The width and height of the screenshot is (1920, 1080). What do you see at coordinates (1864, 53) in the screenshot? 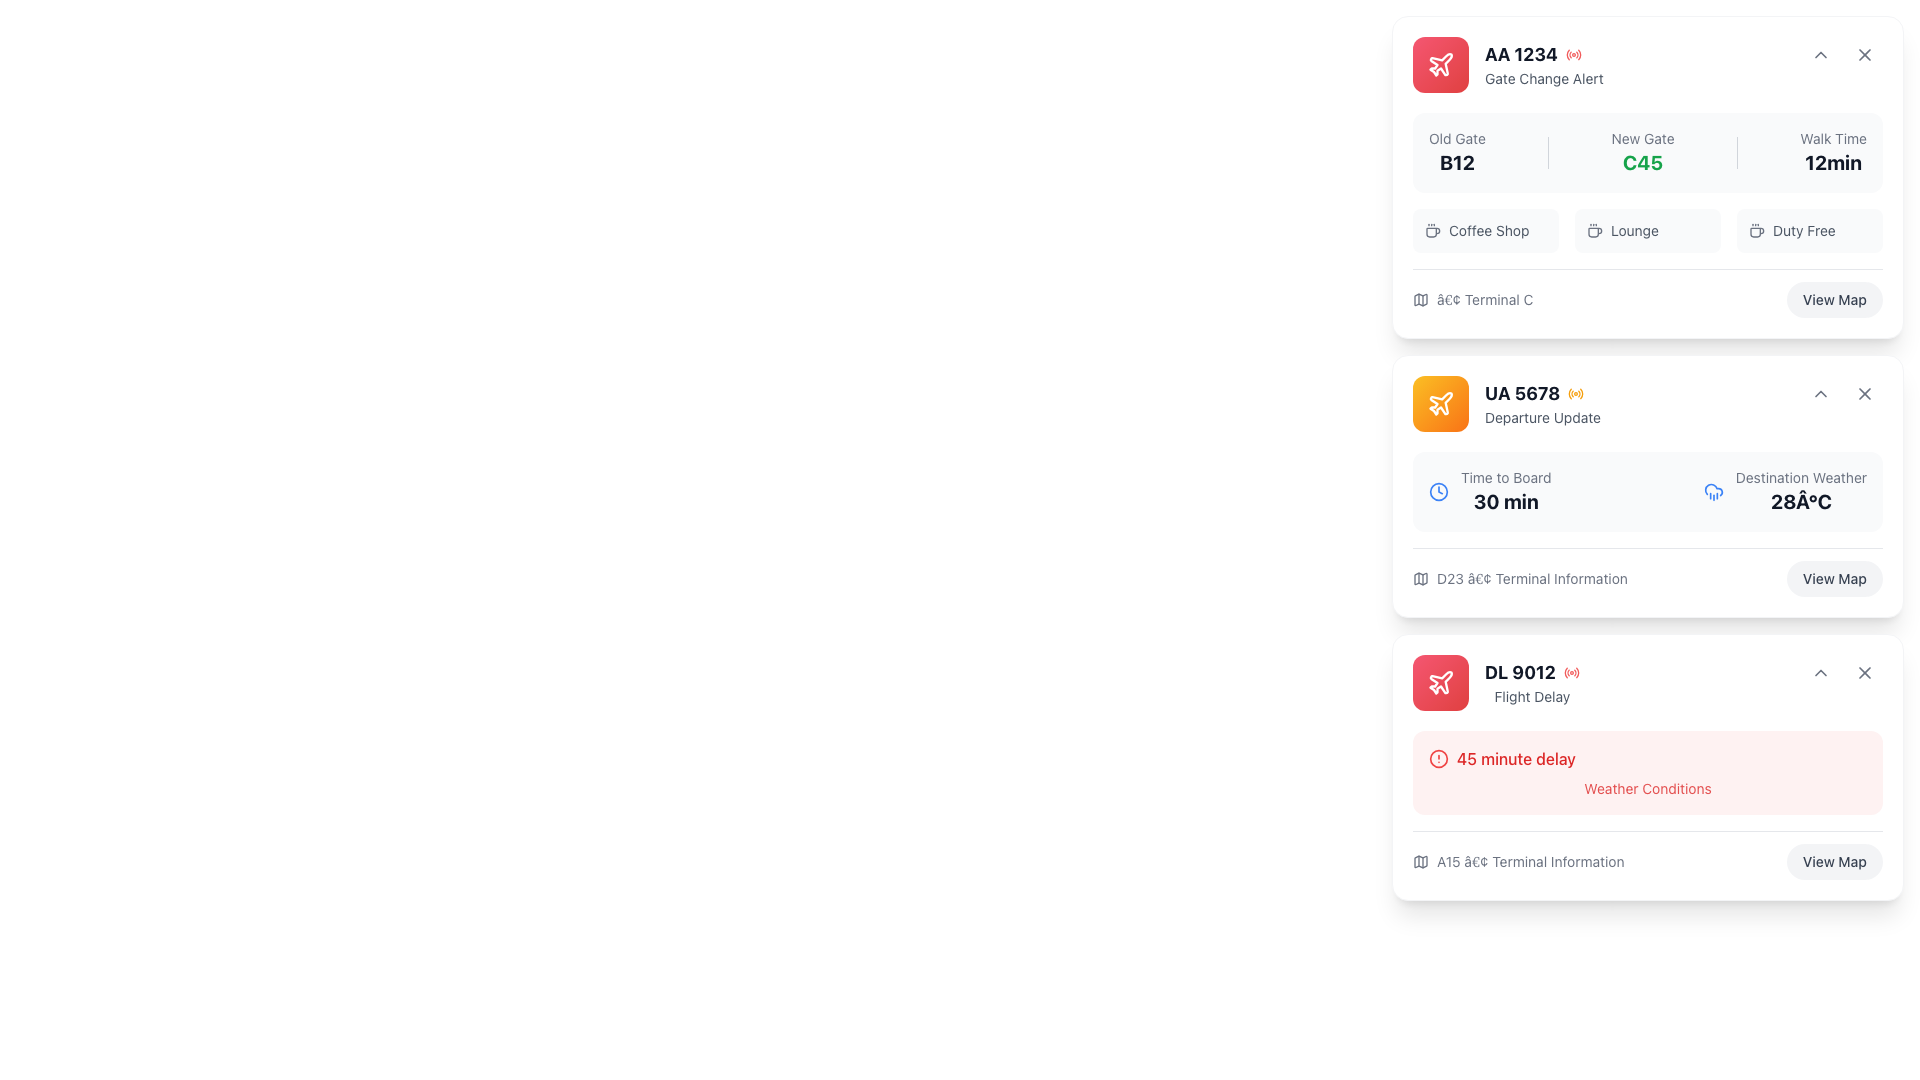
I see `the close button located at the top-right corner of the flight information card for 'AA 1234 Gate Change Alert'` at bounding box center [1864, 53].